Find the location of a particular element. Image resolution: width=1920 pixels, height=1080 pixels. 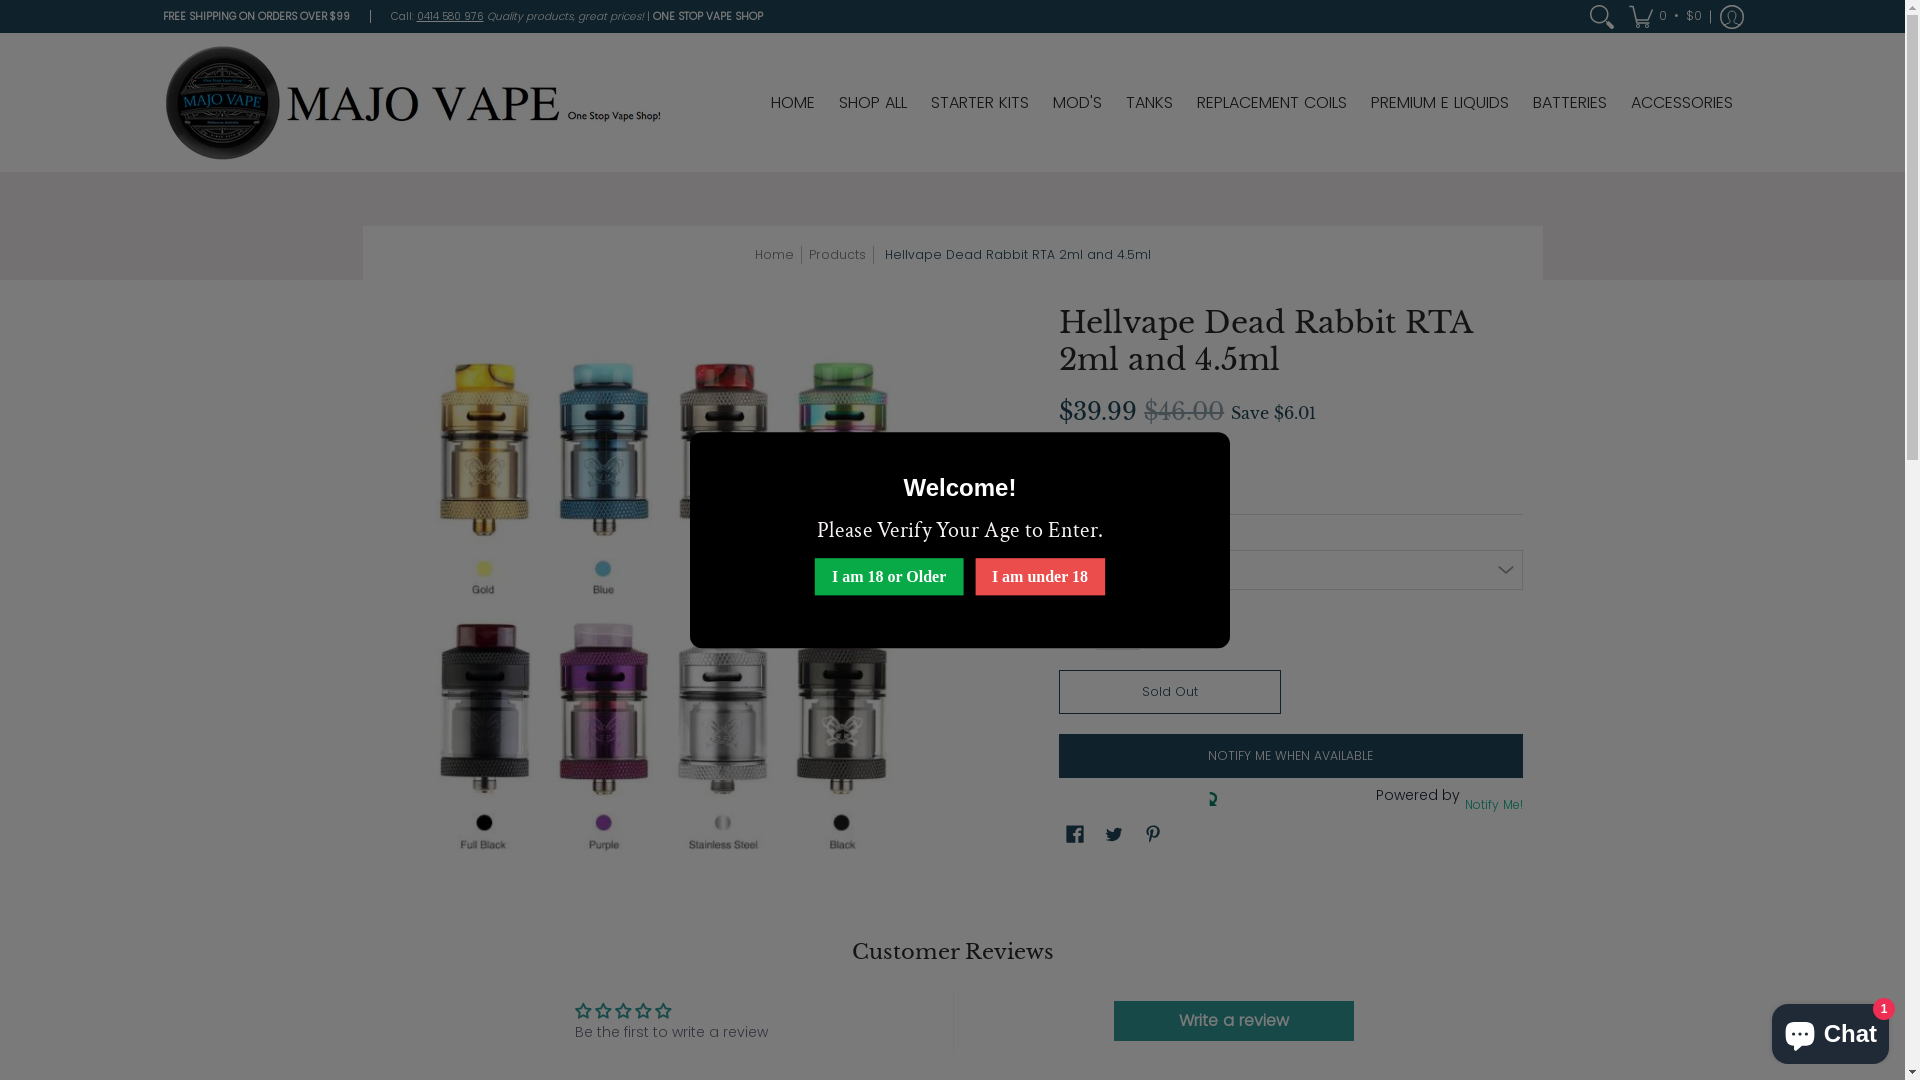

'BATTERIES' is located at coordinates (1568, 102).